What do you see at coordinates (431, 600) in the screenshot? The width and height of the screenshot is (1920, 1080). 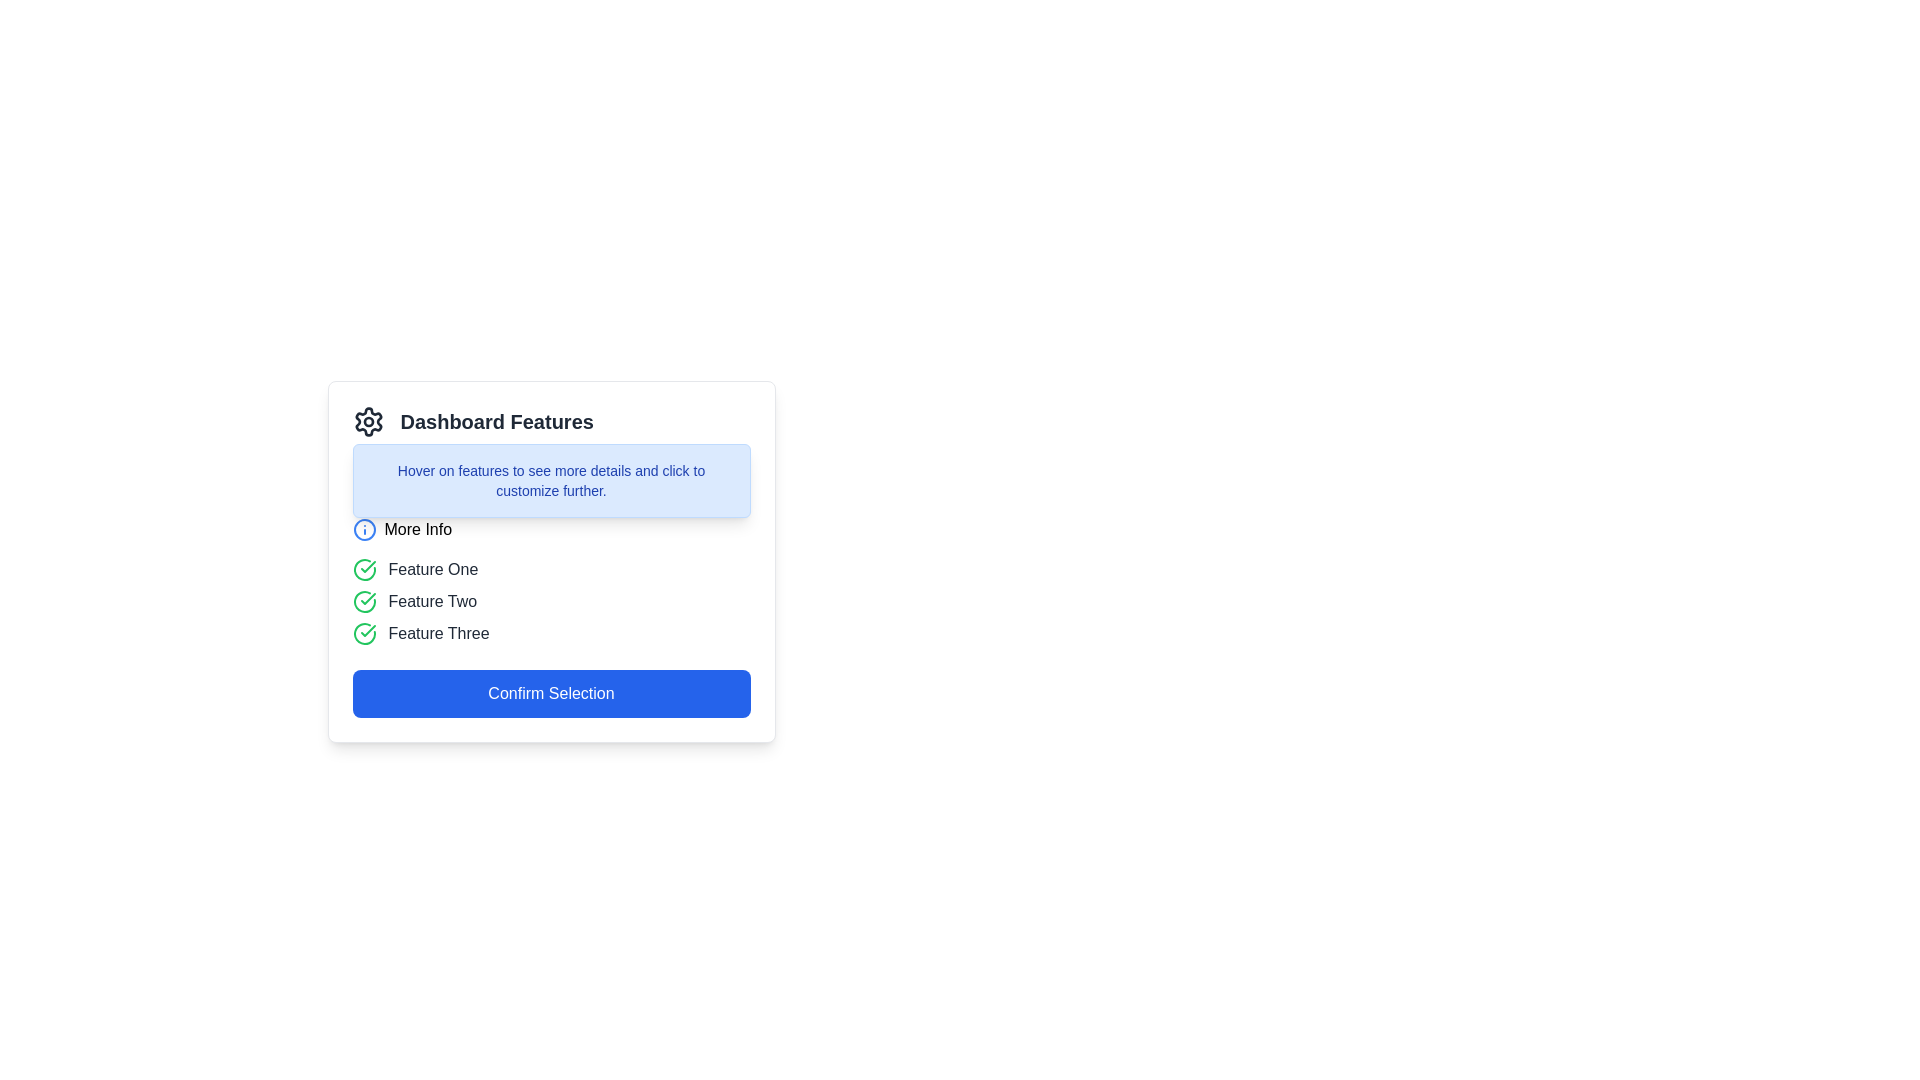 I see `the static text label that describes the second feature in the list, positioned between 'Feature One' and 'Feature Three' in the modal window` at bounding box center [431, 600].